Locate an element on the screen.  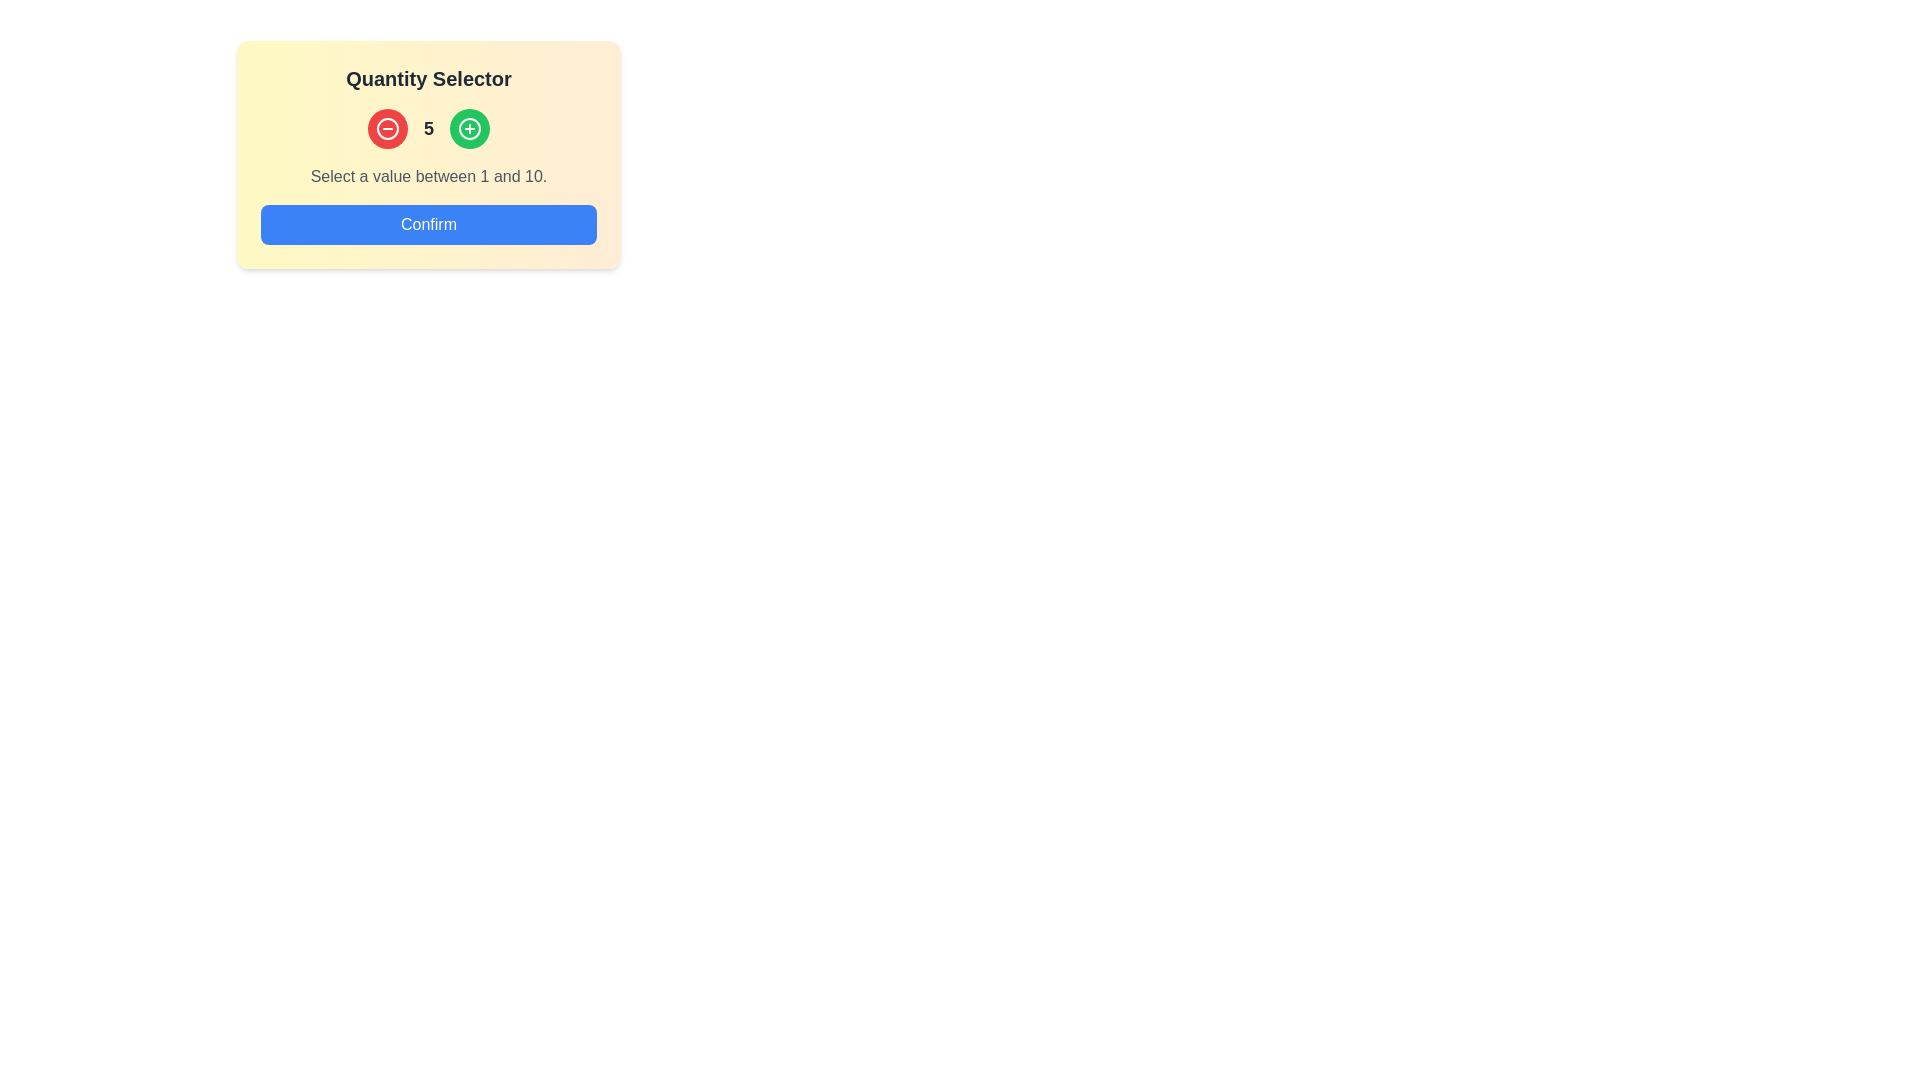
the increment button located on the right side of the quantity selector interface, which is aligned with a bold number '5' and a red circular minus button to its left, to change its appearance is located at coordinates (469, 128).